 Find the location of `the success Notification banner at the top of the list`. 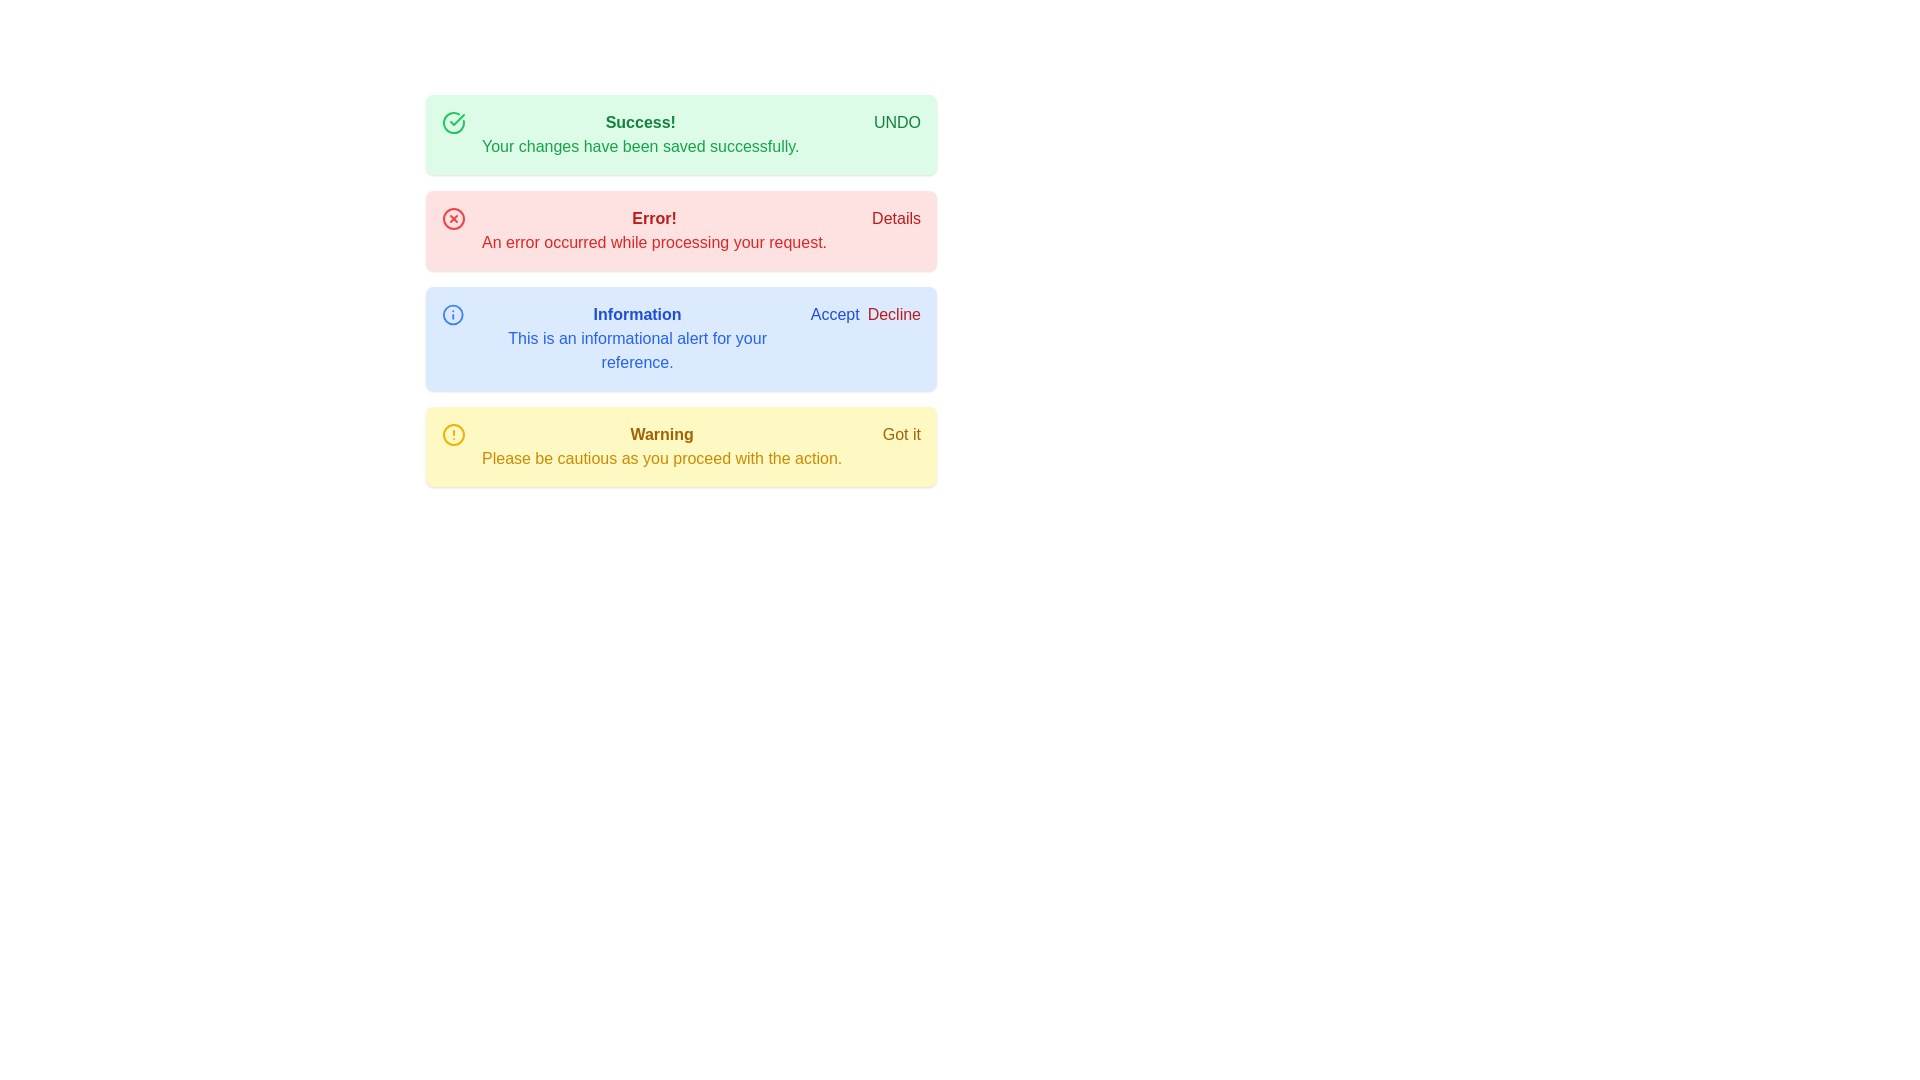

the success Notification banner at the top of the list is located at coordinates (681, 135).